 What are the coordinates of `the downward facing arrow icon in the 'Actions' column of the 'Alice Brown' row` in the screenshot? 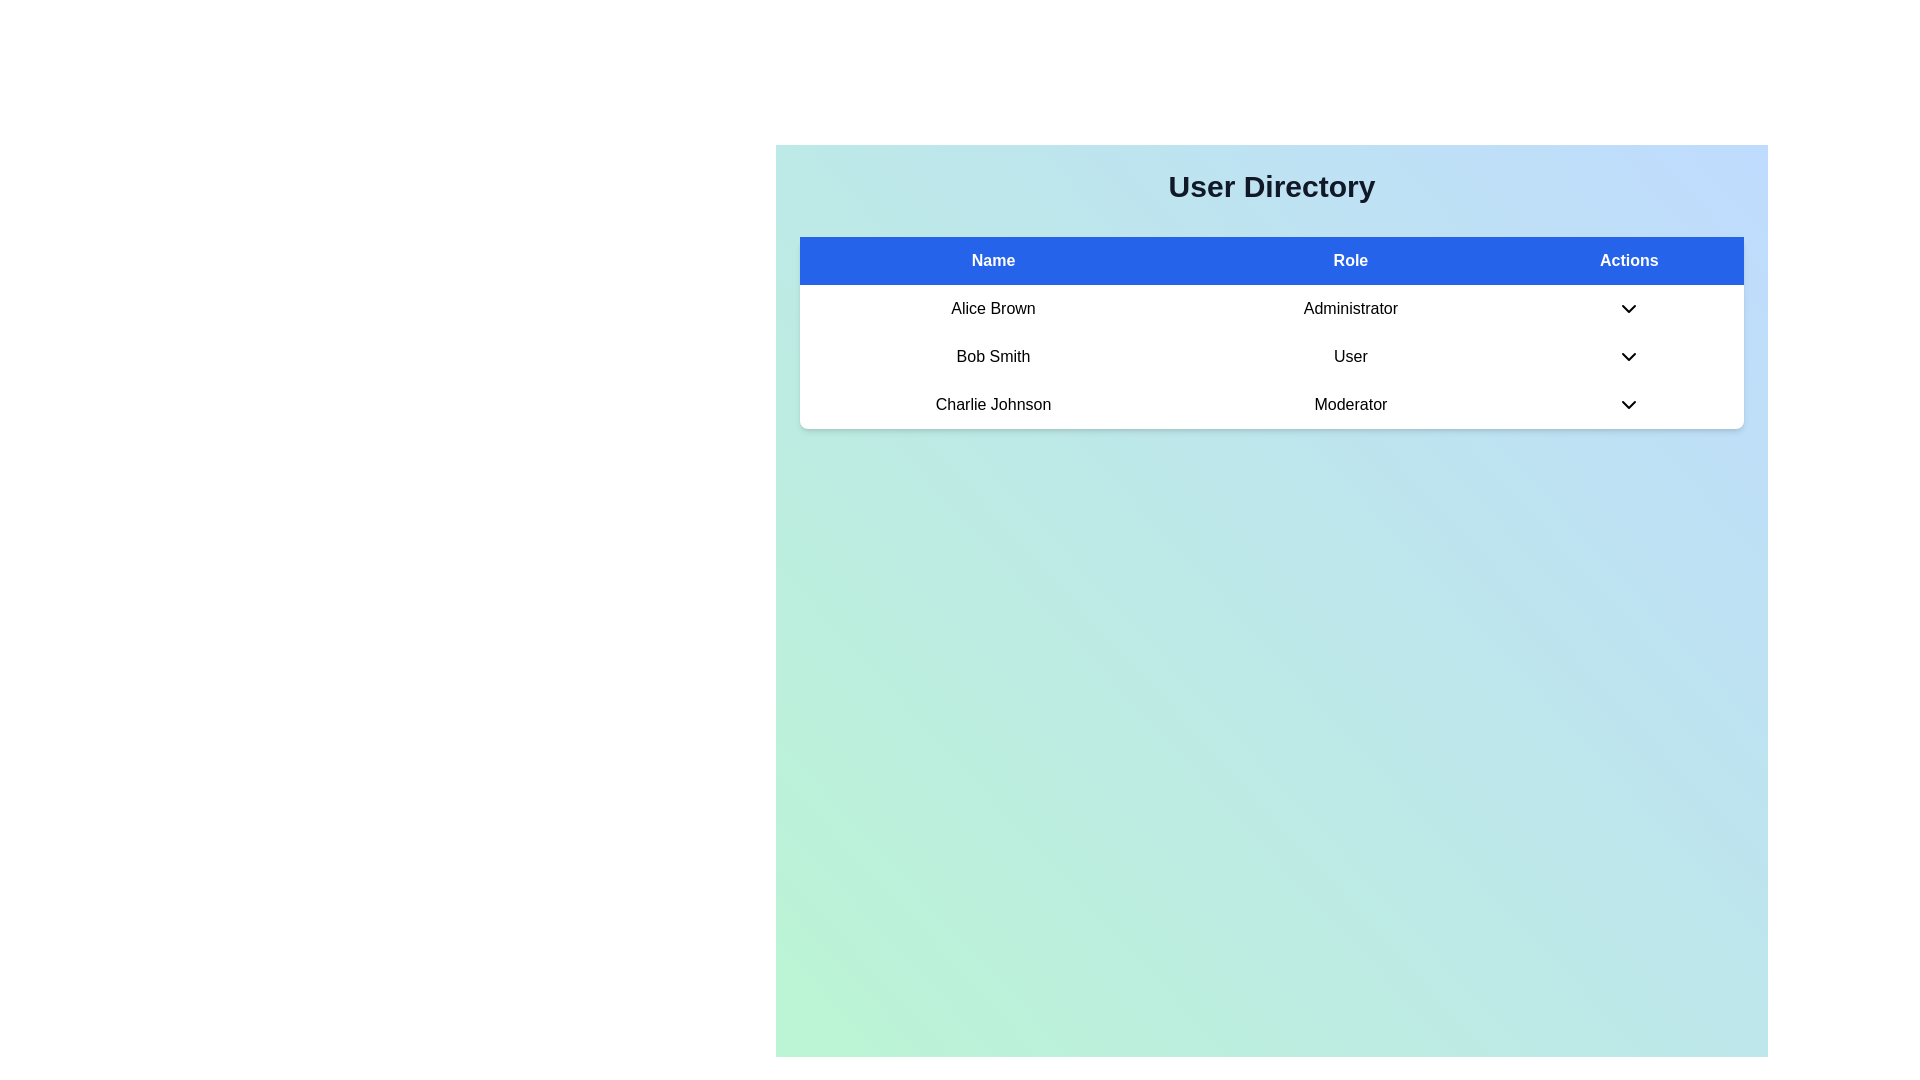 It's located at (1629, 308).